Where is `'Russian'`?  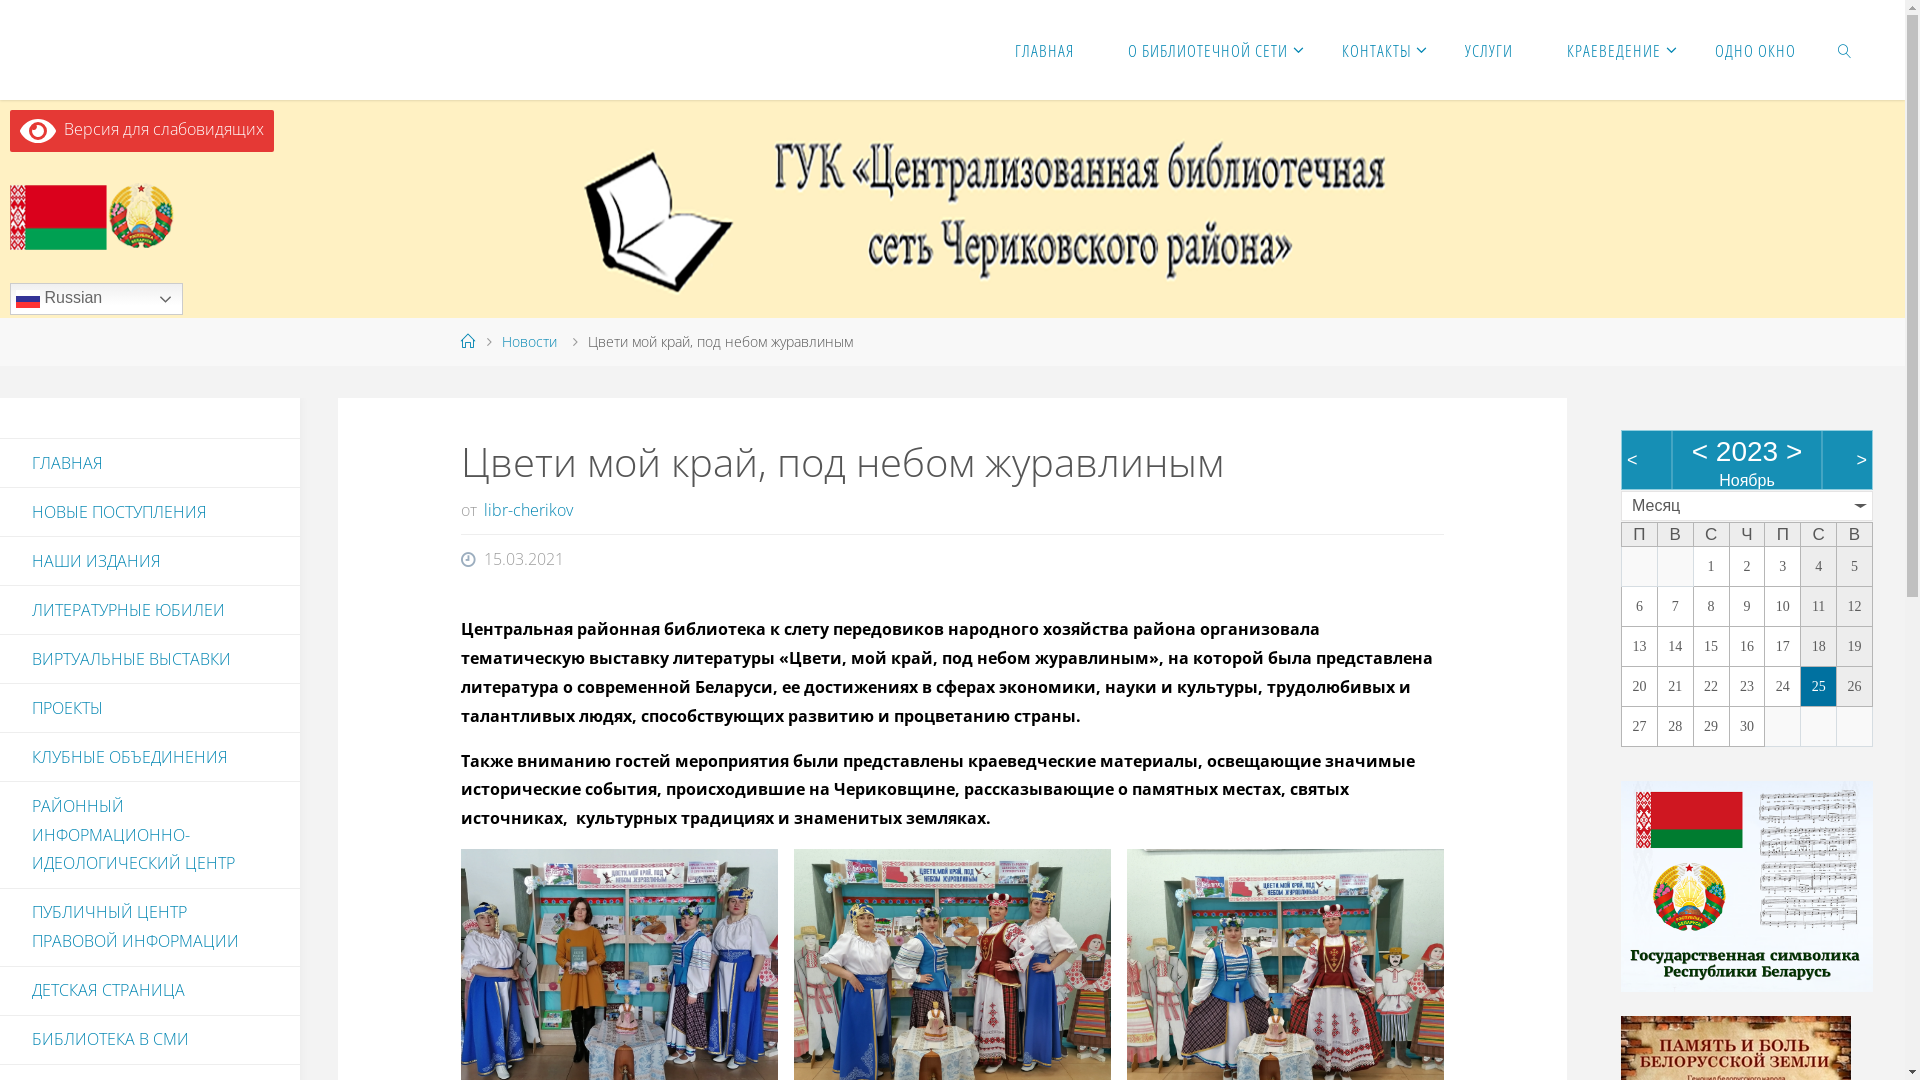
'Russian' is located at coordinates (95, 299).